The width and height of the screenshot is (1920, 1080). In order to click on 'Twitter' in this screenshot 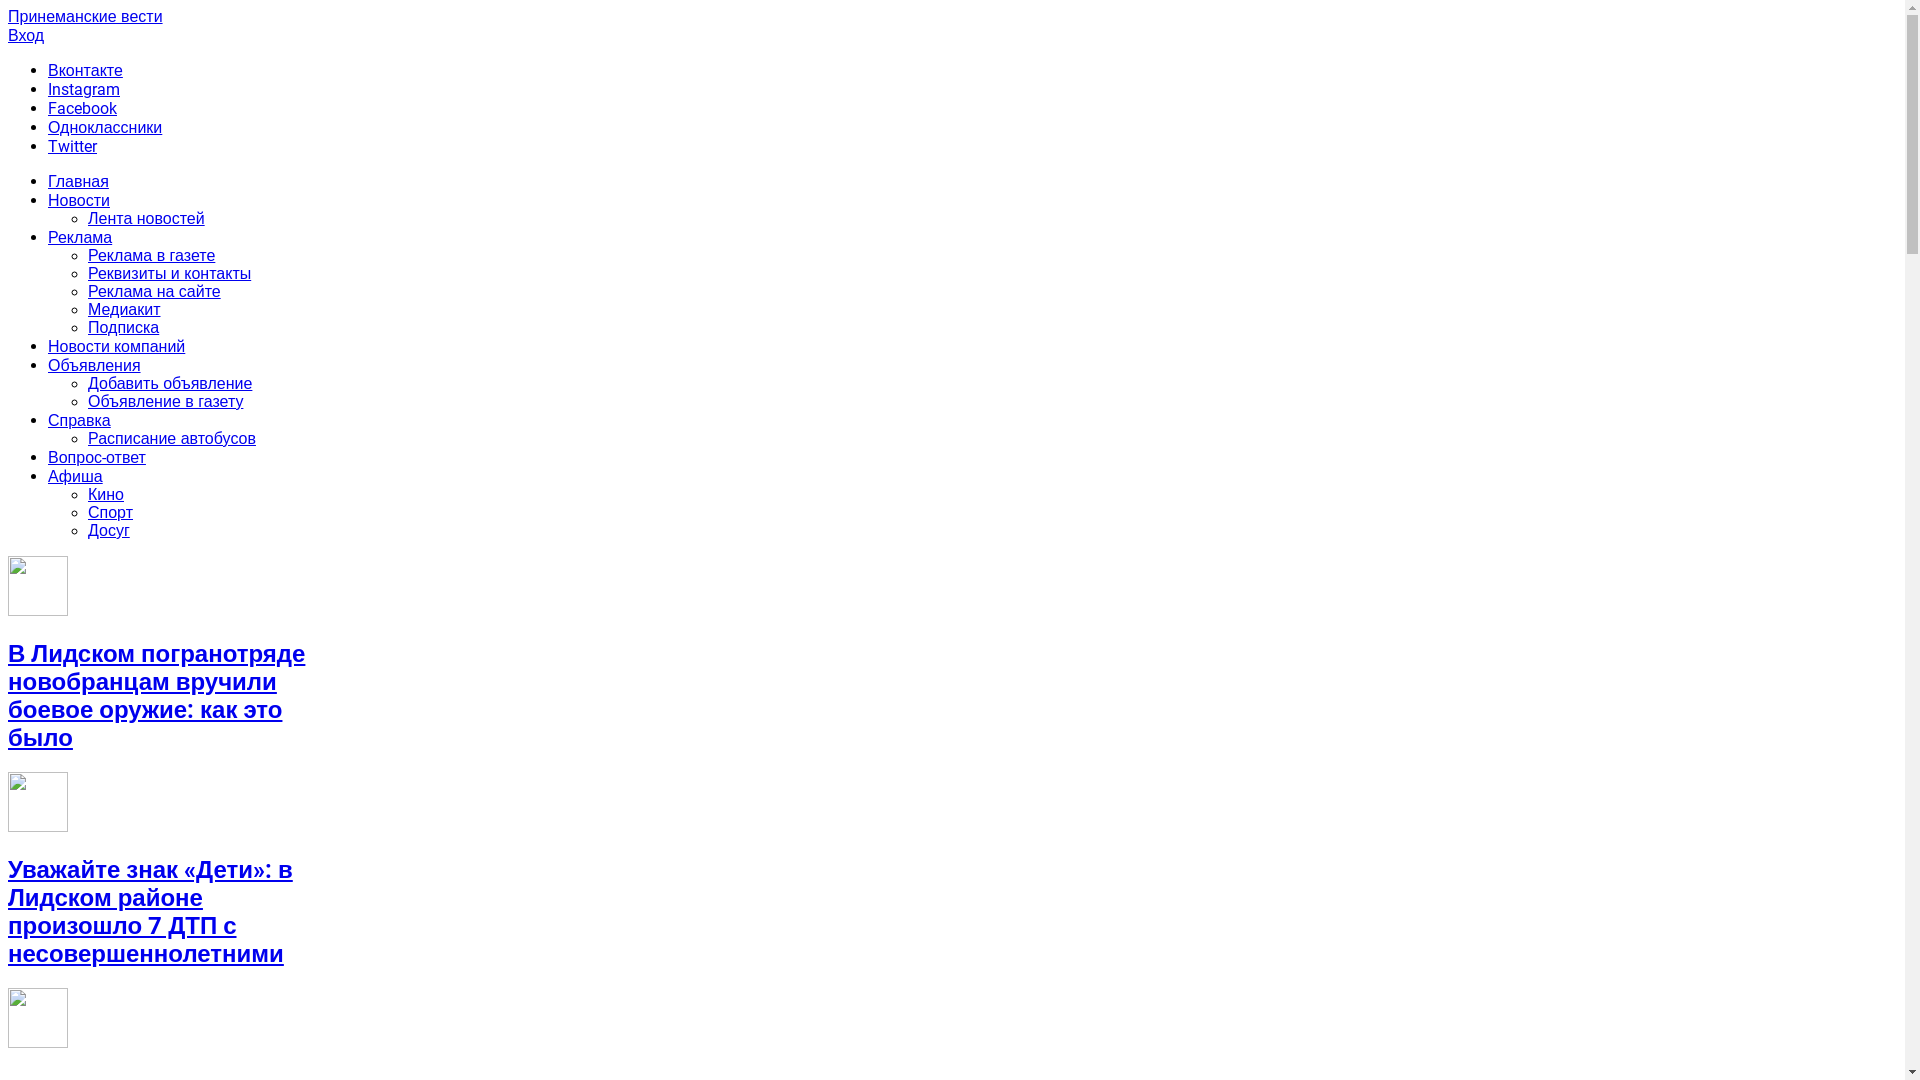, I will do `click(72, 145)`.